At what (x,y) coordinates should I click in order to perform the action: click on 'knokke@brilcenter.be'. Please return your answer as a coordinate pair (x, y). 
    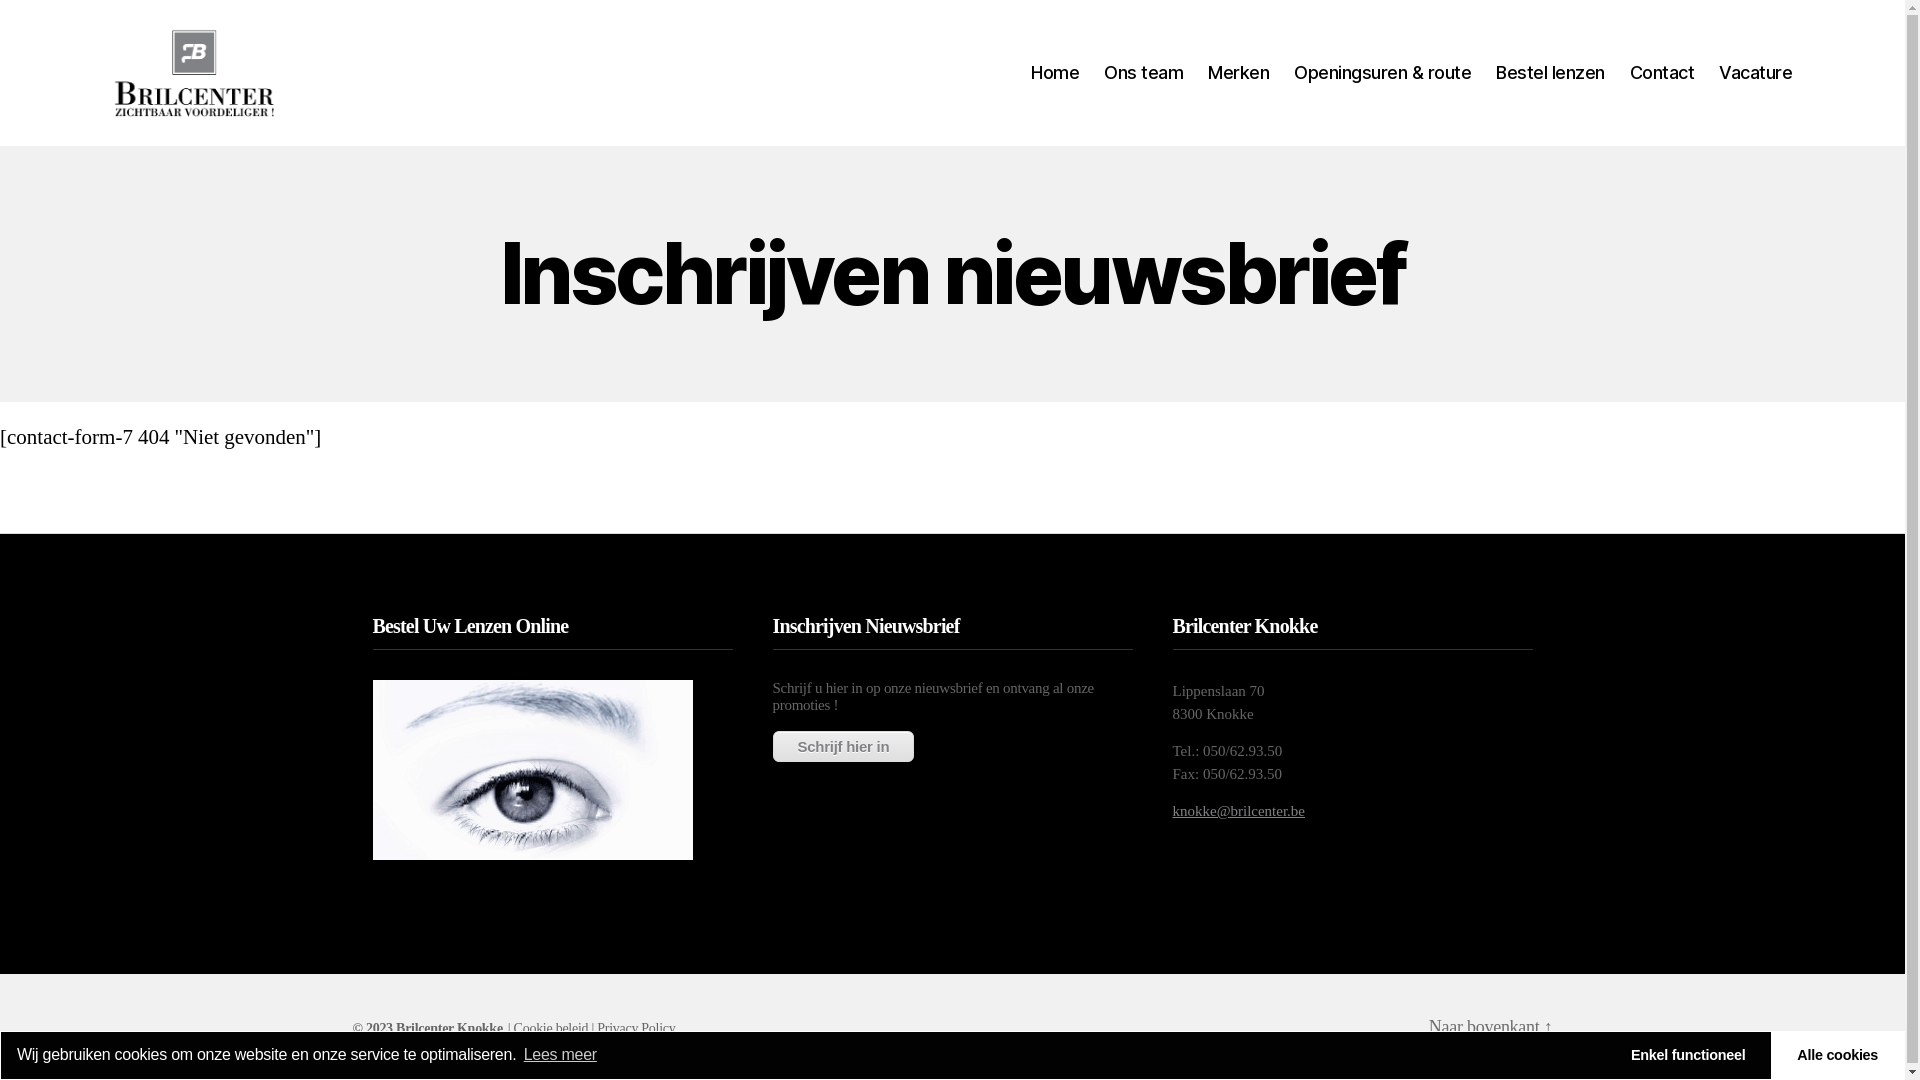
    Looking at the image, I should click on (1237, 810).